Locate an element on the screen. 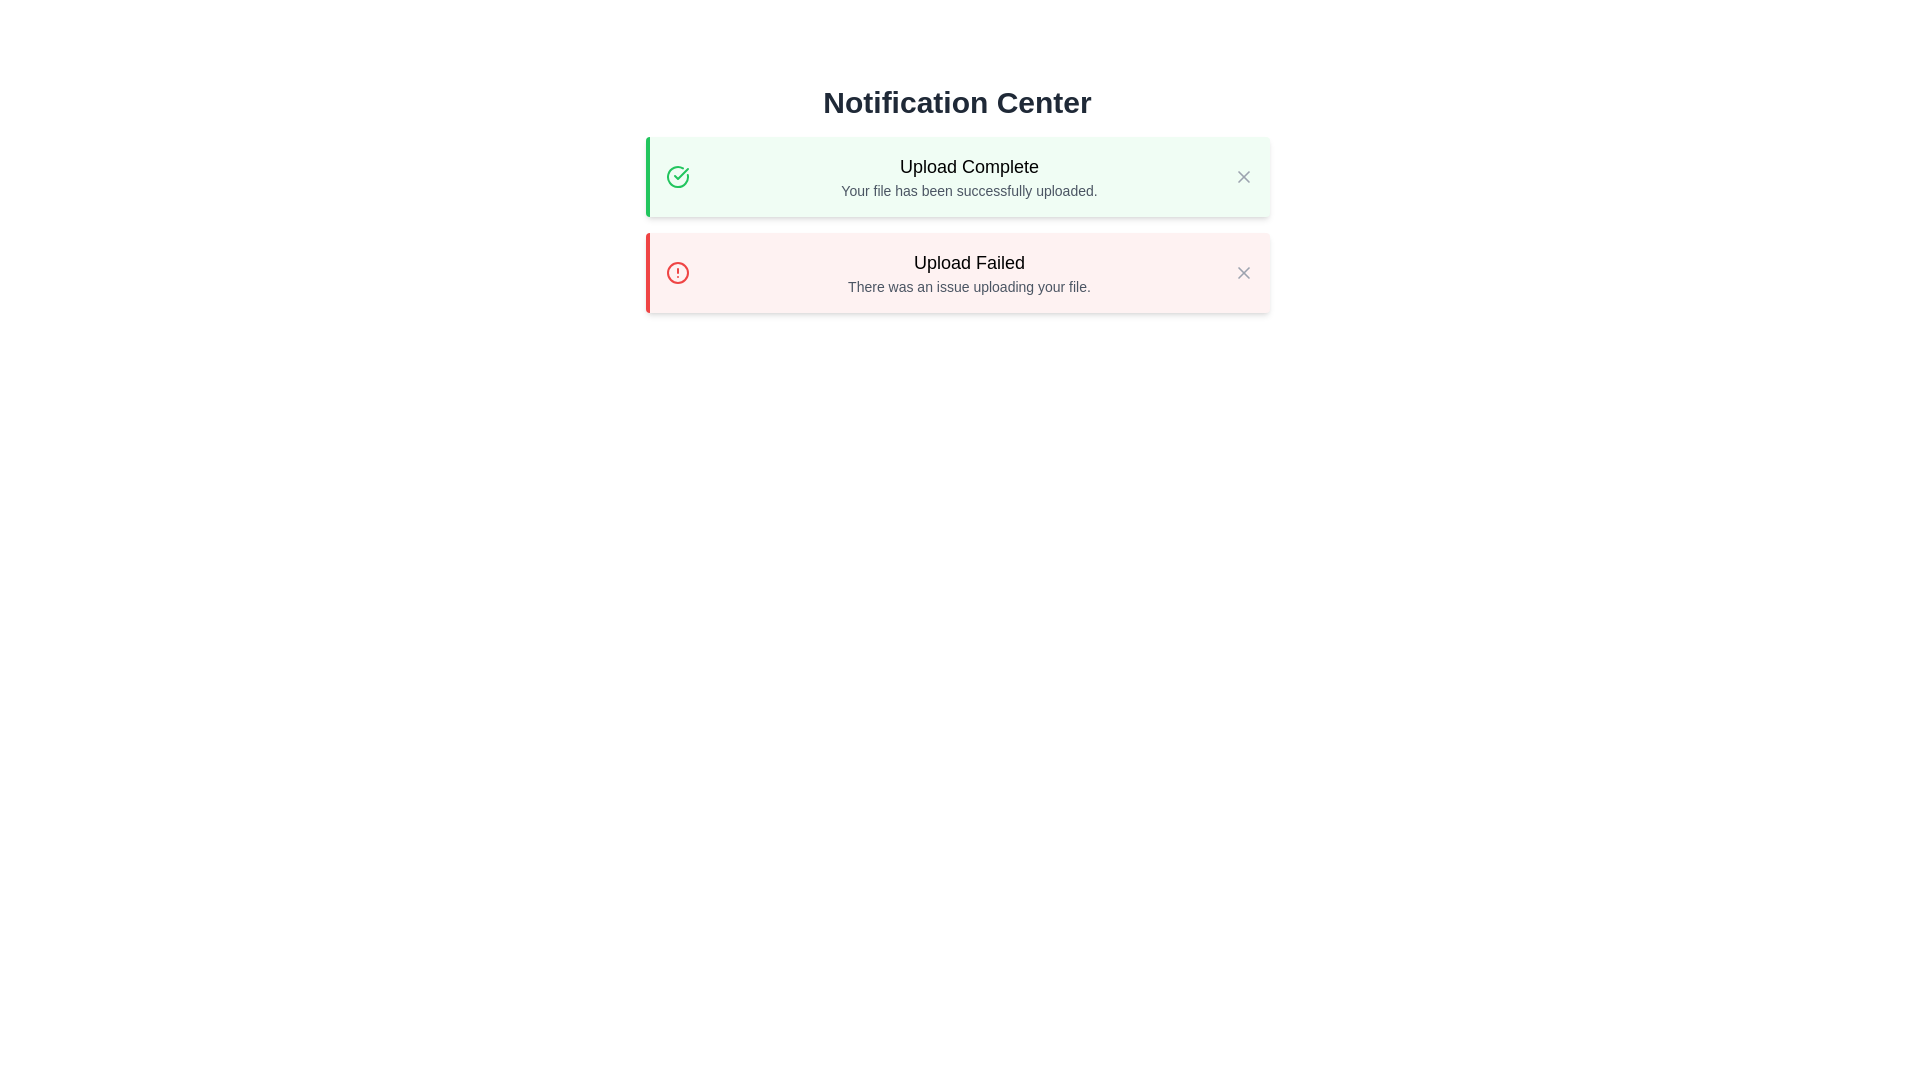  the text label that displays 'Your file has been successfully uploaded.' located below the 'Upload Complete' header in the notification card with a light green background is located at coordinates (969, 191).